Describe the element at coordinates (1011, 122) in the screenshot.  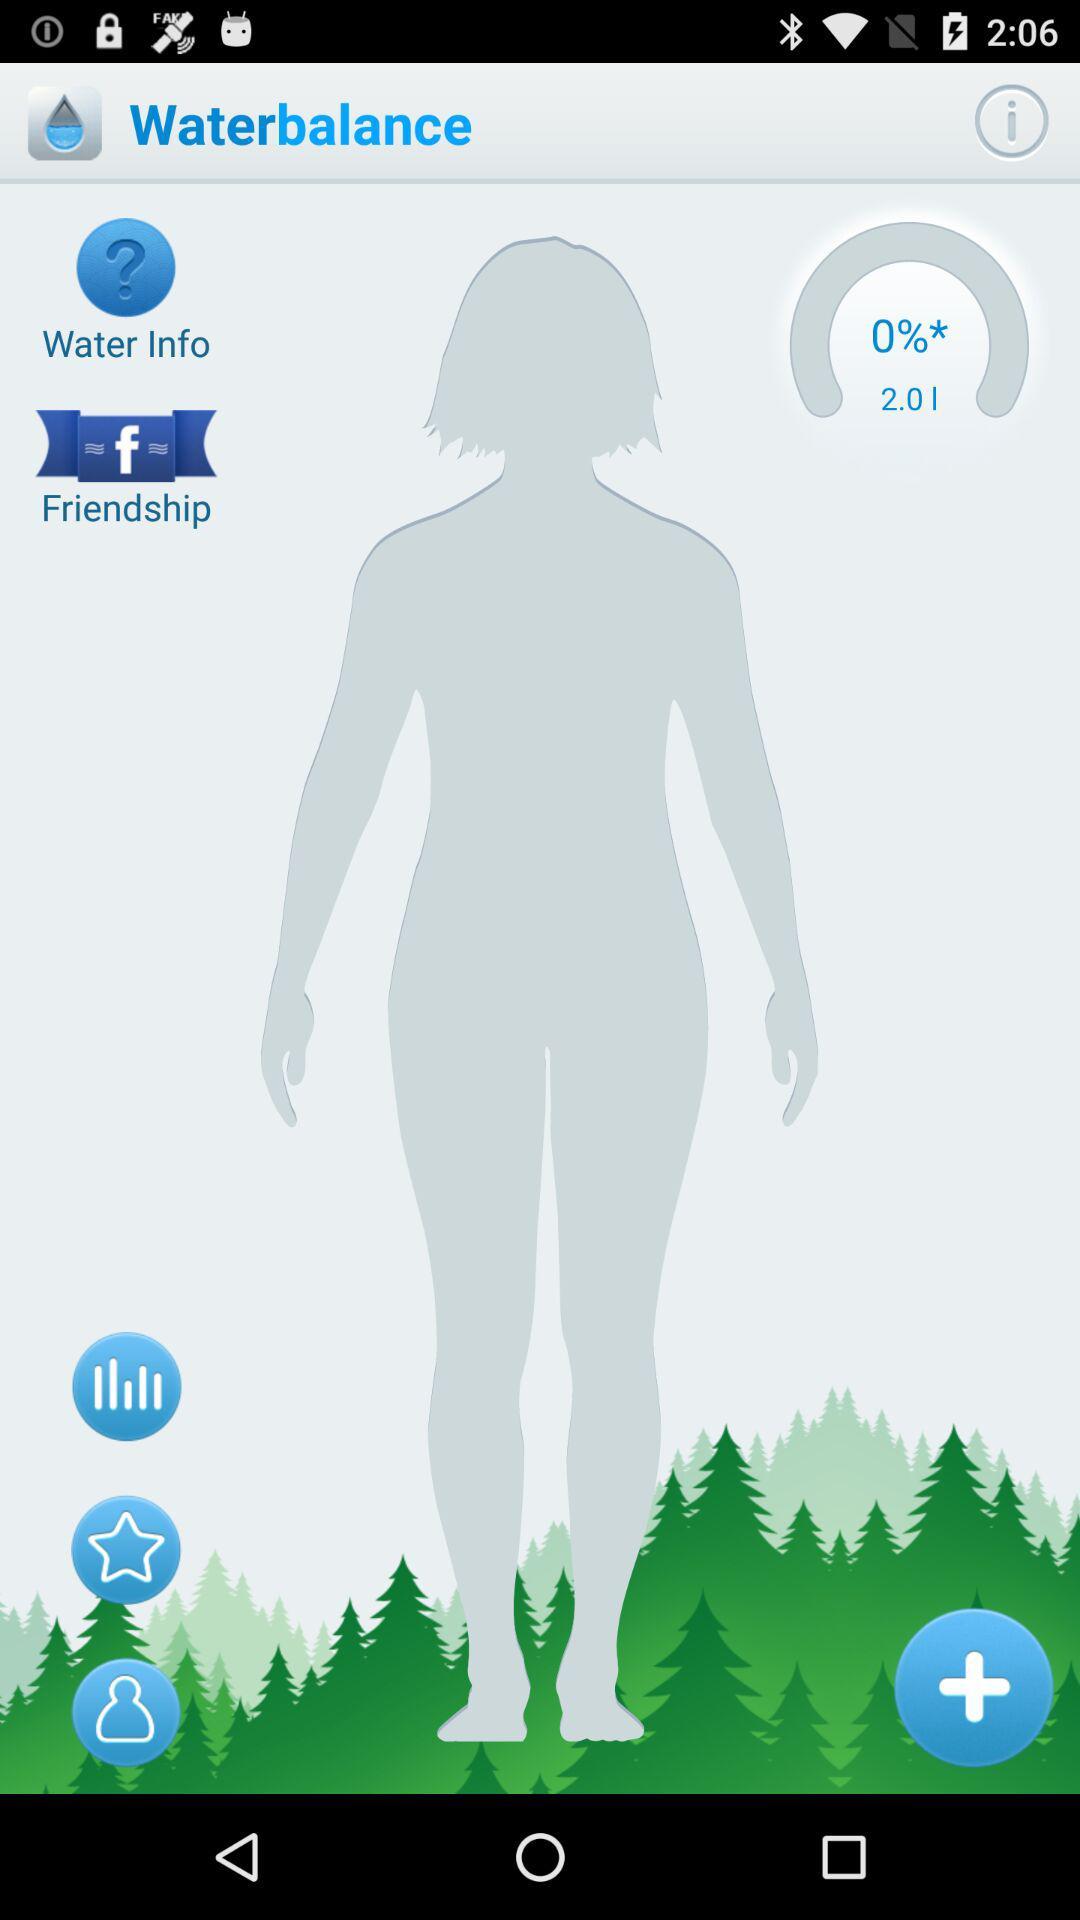
I see `app next to the waterbalance item` at that location.